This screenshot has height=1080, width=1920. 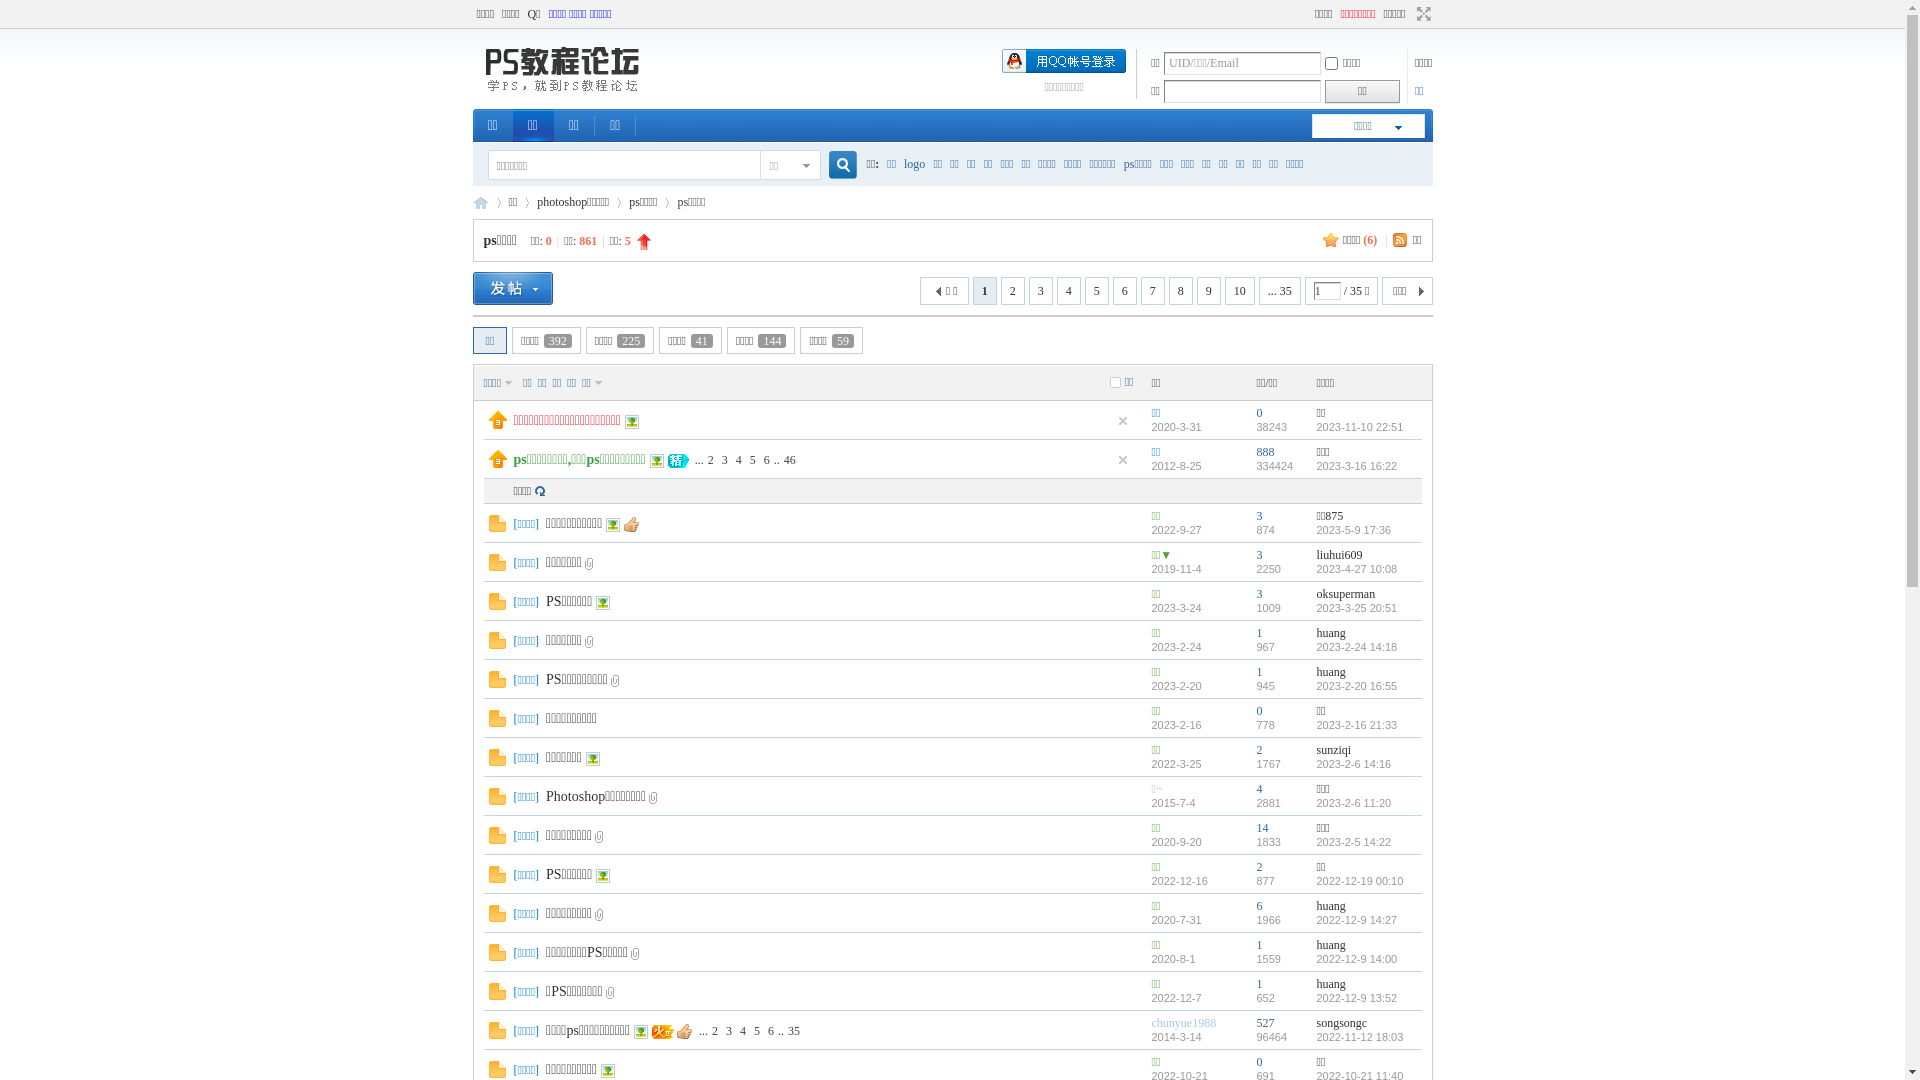 I want to click on '2023-3-16 16:22', so click(x=1356, y=466).